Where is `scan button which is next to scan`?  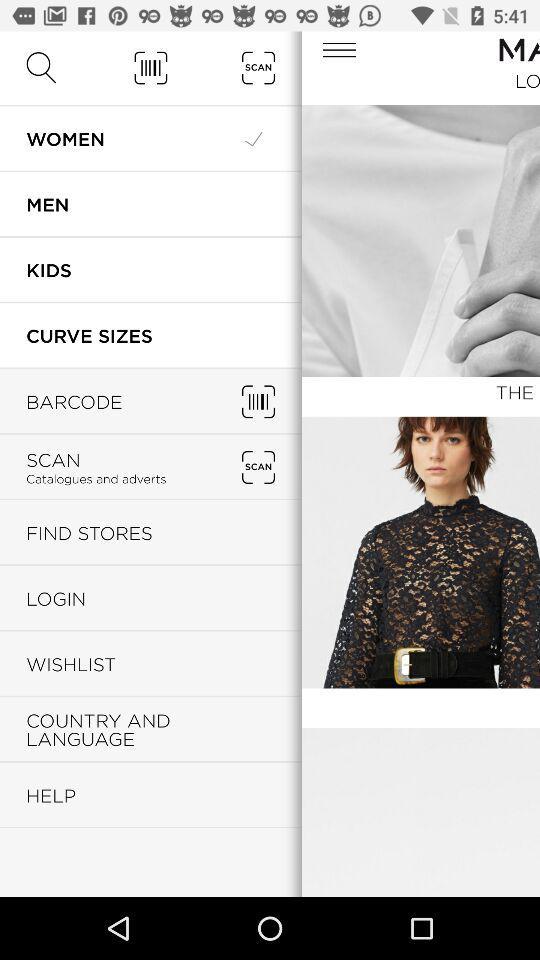
scan button which is next to scan is located at coordinates (258, 467).